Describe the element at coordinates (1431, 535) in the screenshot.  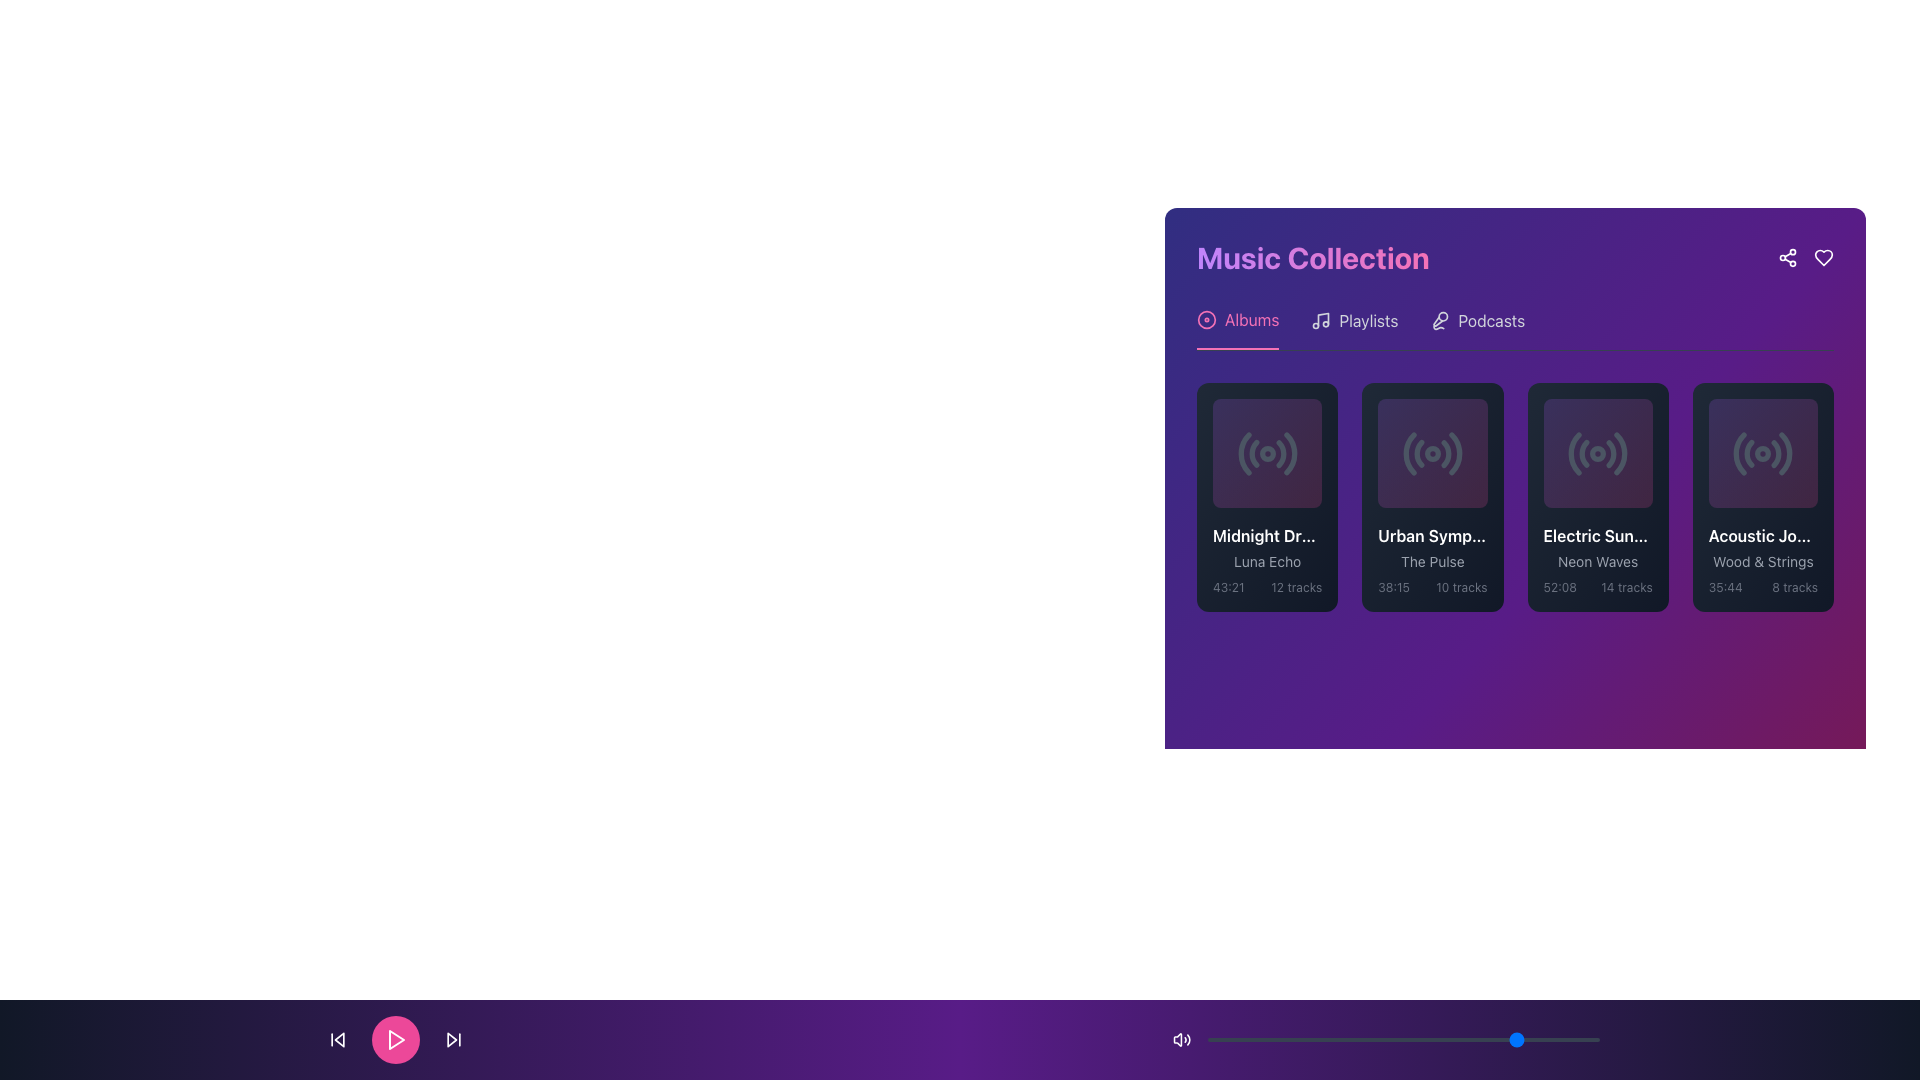
I see `text label displaying 'Urban Symphony' located in the second card of the 'Music Collection' section, situated below an icon and above the text 'The Pulse'` at that location.